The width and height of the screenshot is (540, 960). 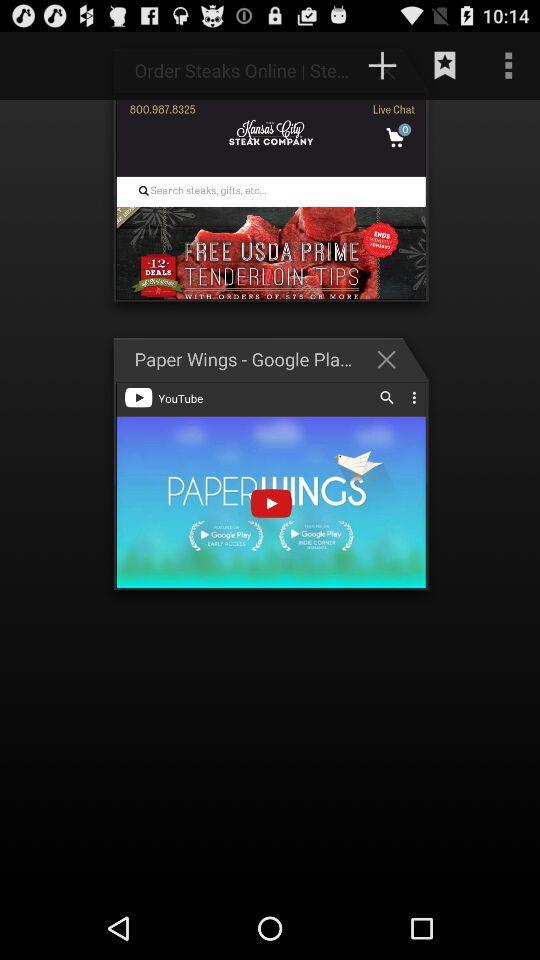 What do you see at coordinates (391, 383) in the screenshot?
I see `the close icon` at bounding box center [391, 383].